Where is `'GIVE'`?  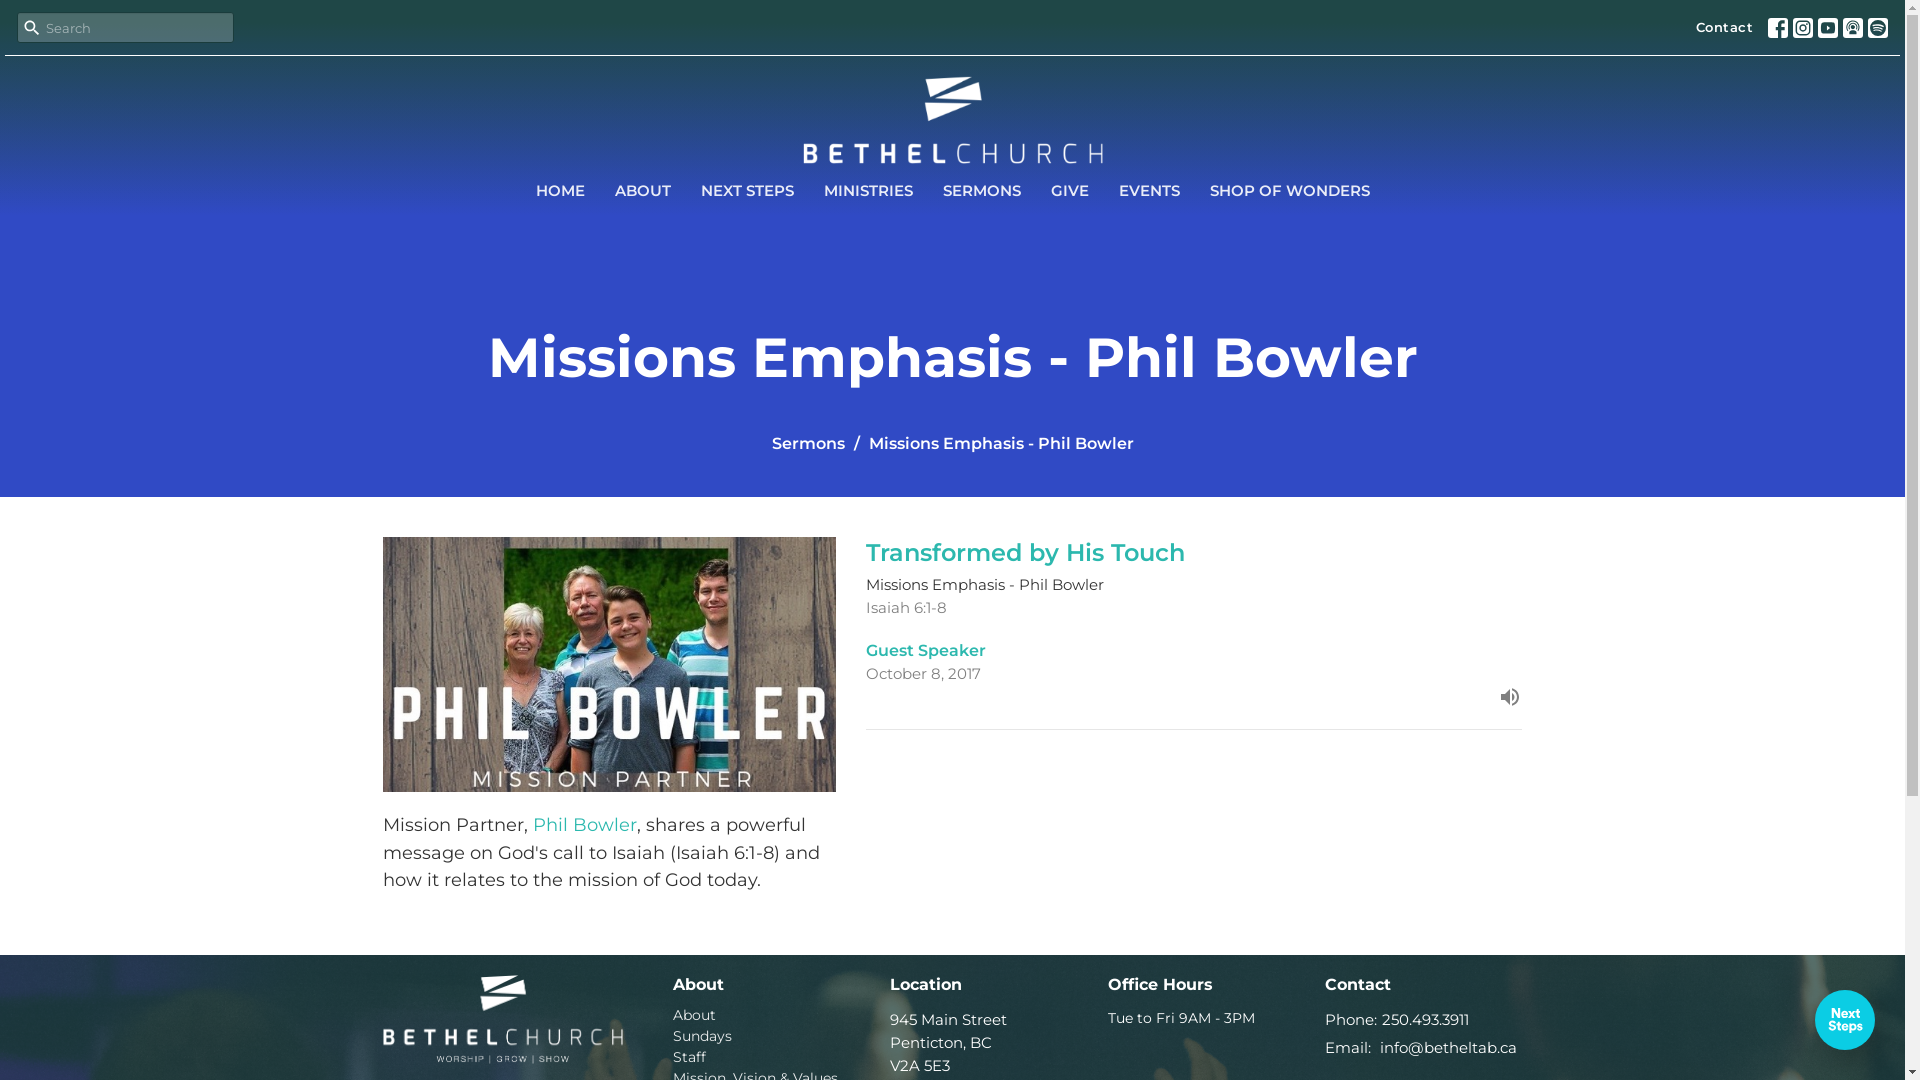
'GIVE' is located at coordinates (1068, 190).